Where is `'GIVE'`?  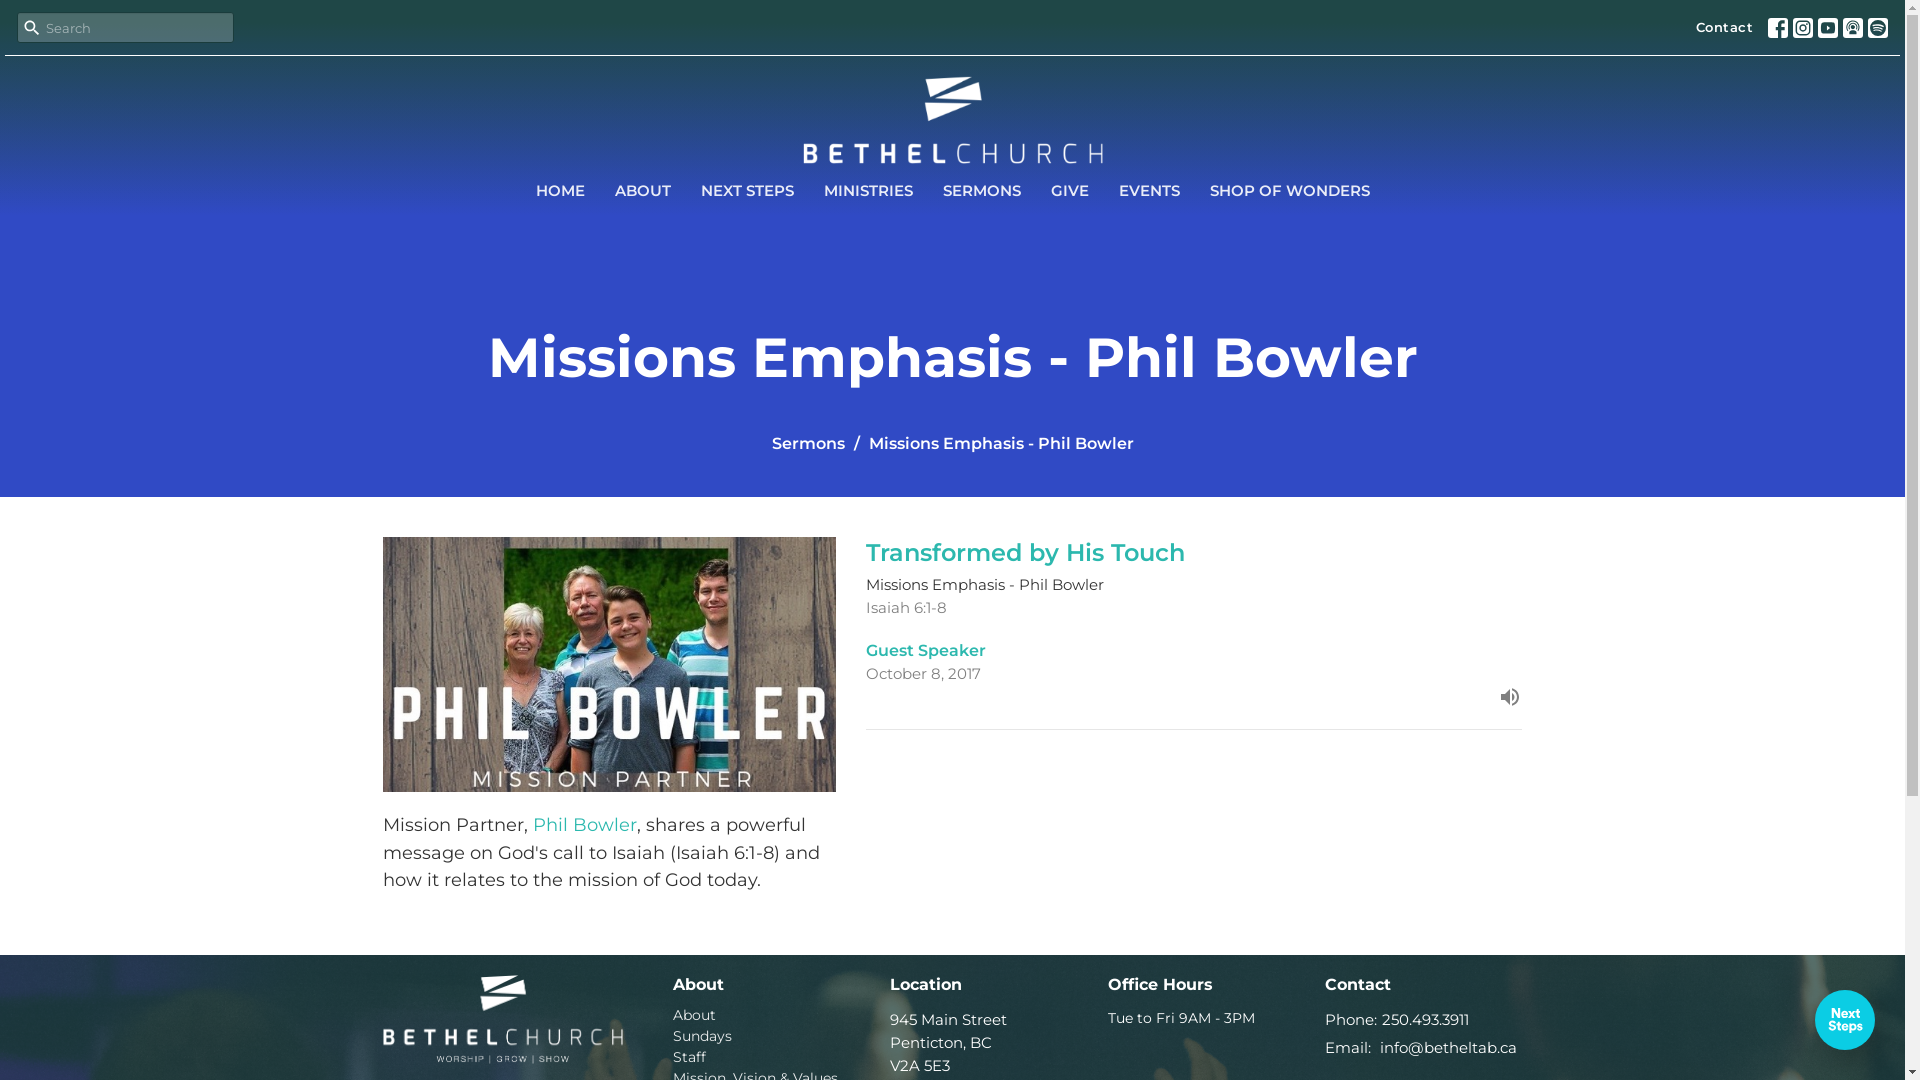
'GIVE' is located at coordinates (1068, 190).